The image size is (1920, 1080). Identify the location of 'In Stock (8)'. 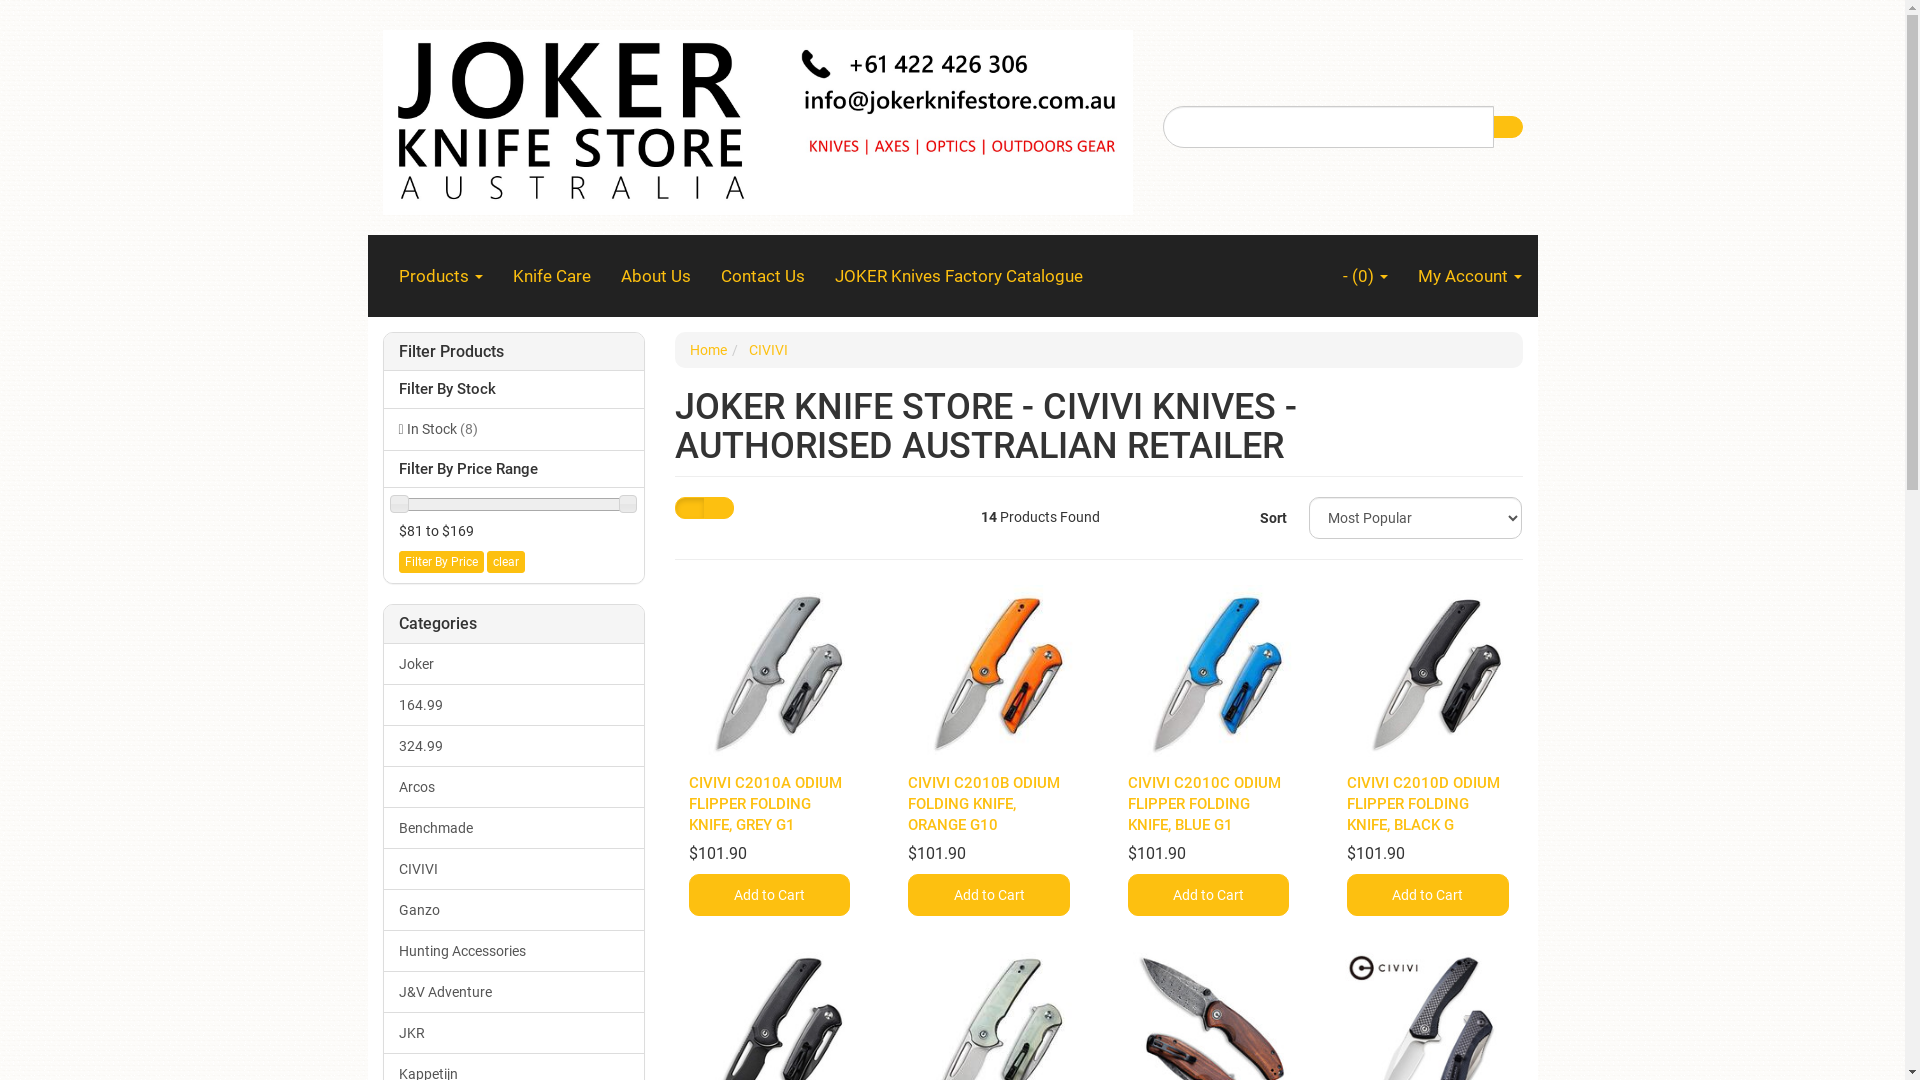
(514, 427).